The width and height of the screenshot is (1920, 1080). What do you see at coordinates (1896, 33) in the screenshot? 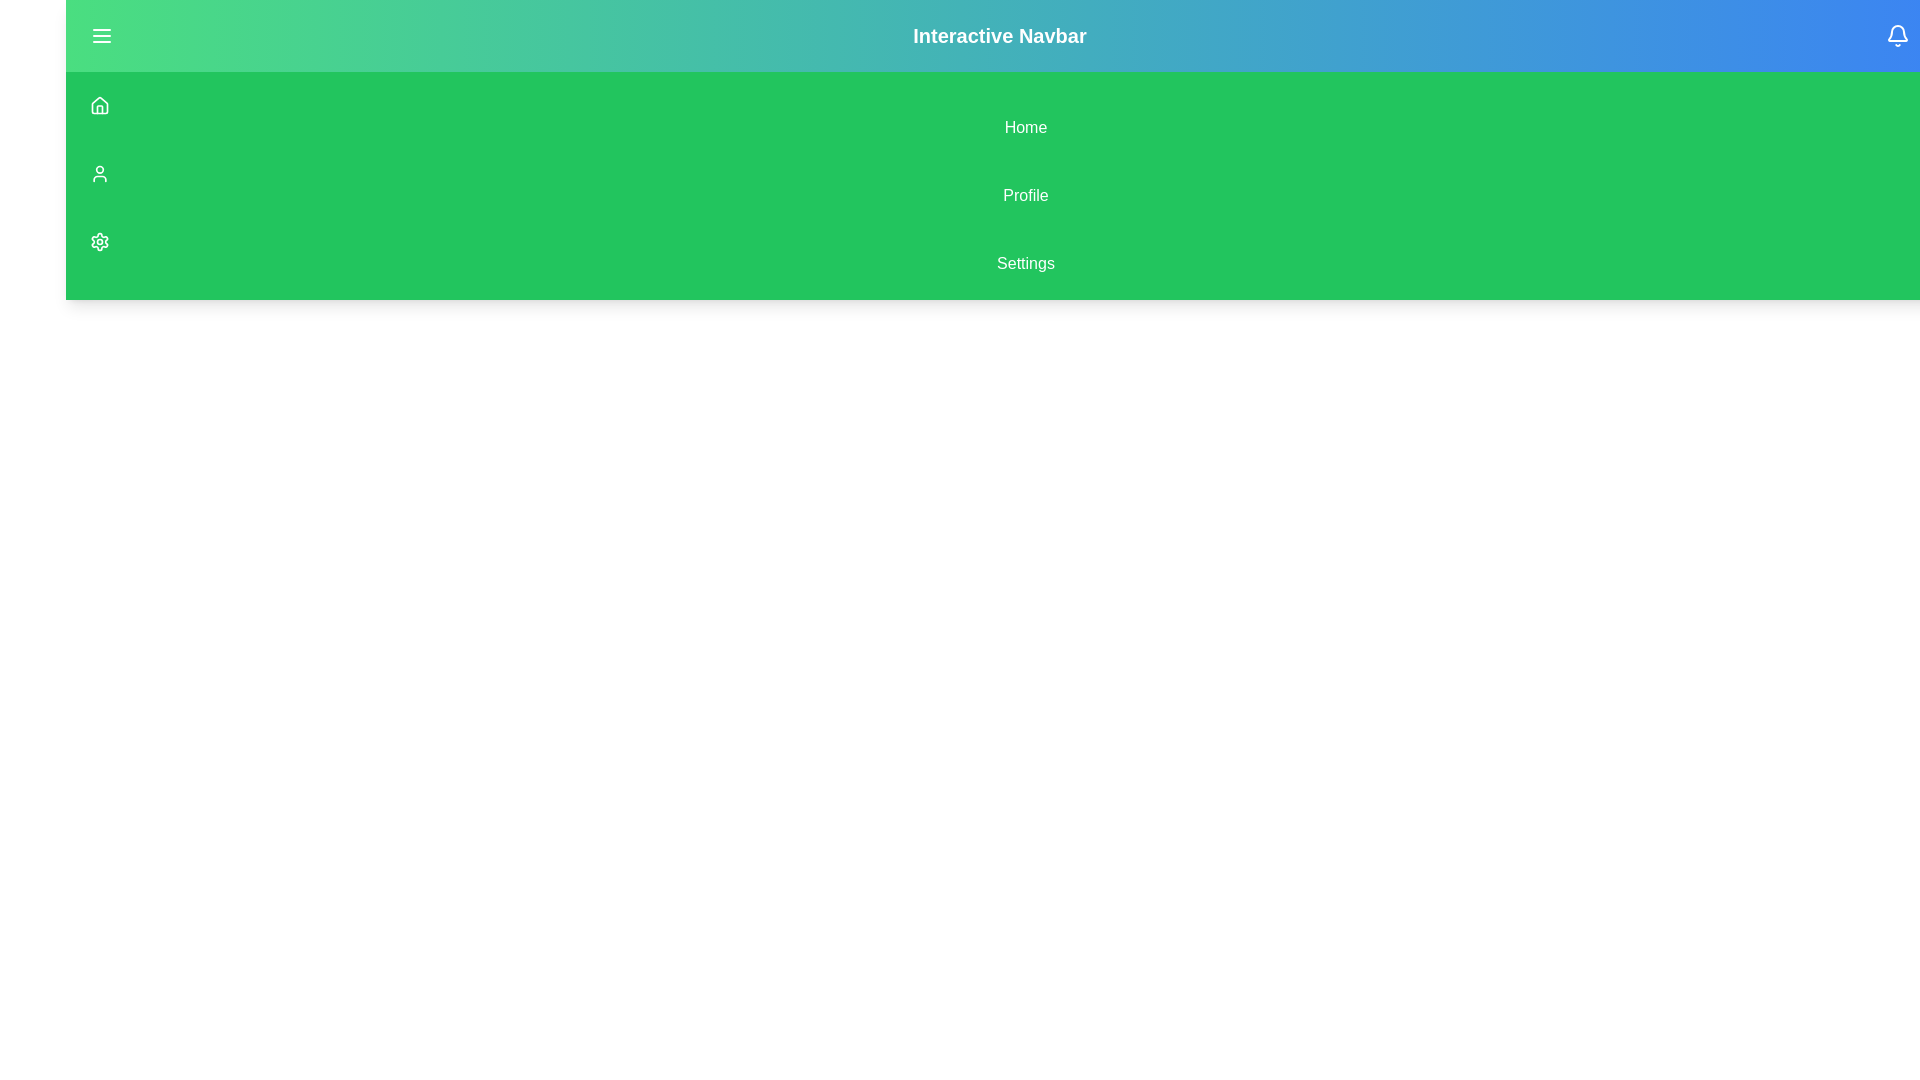
I see `the notification icon represented by a bell shape located at the top-right corner of the interface` at bounding box center [1896, 33].